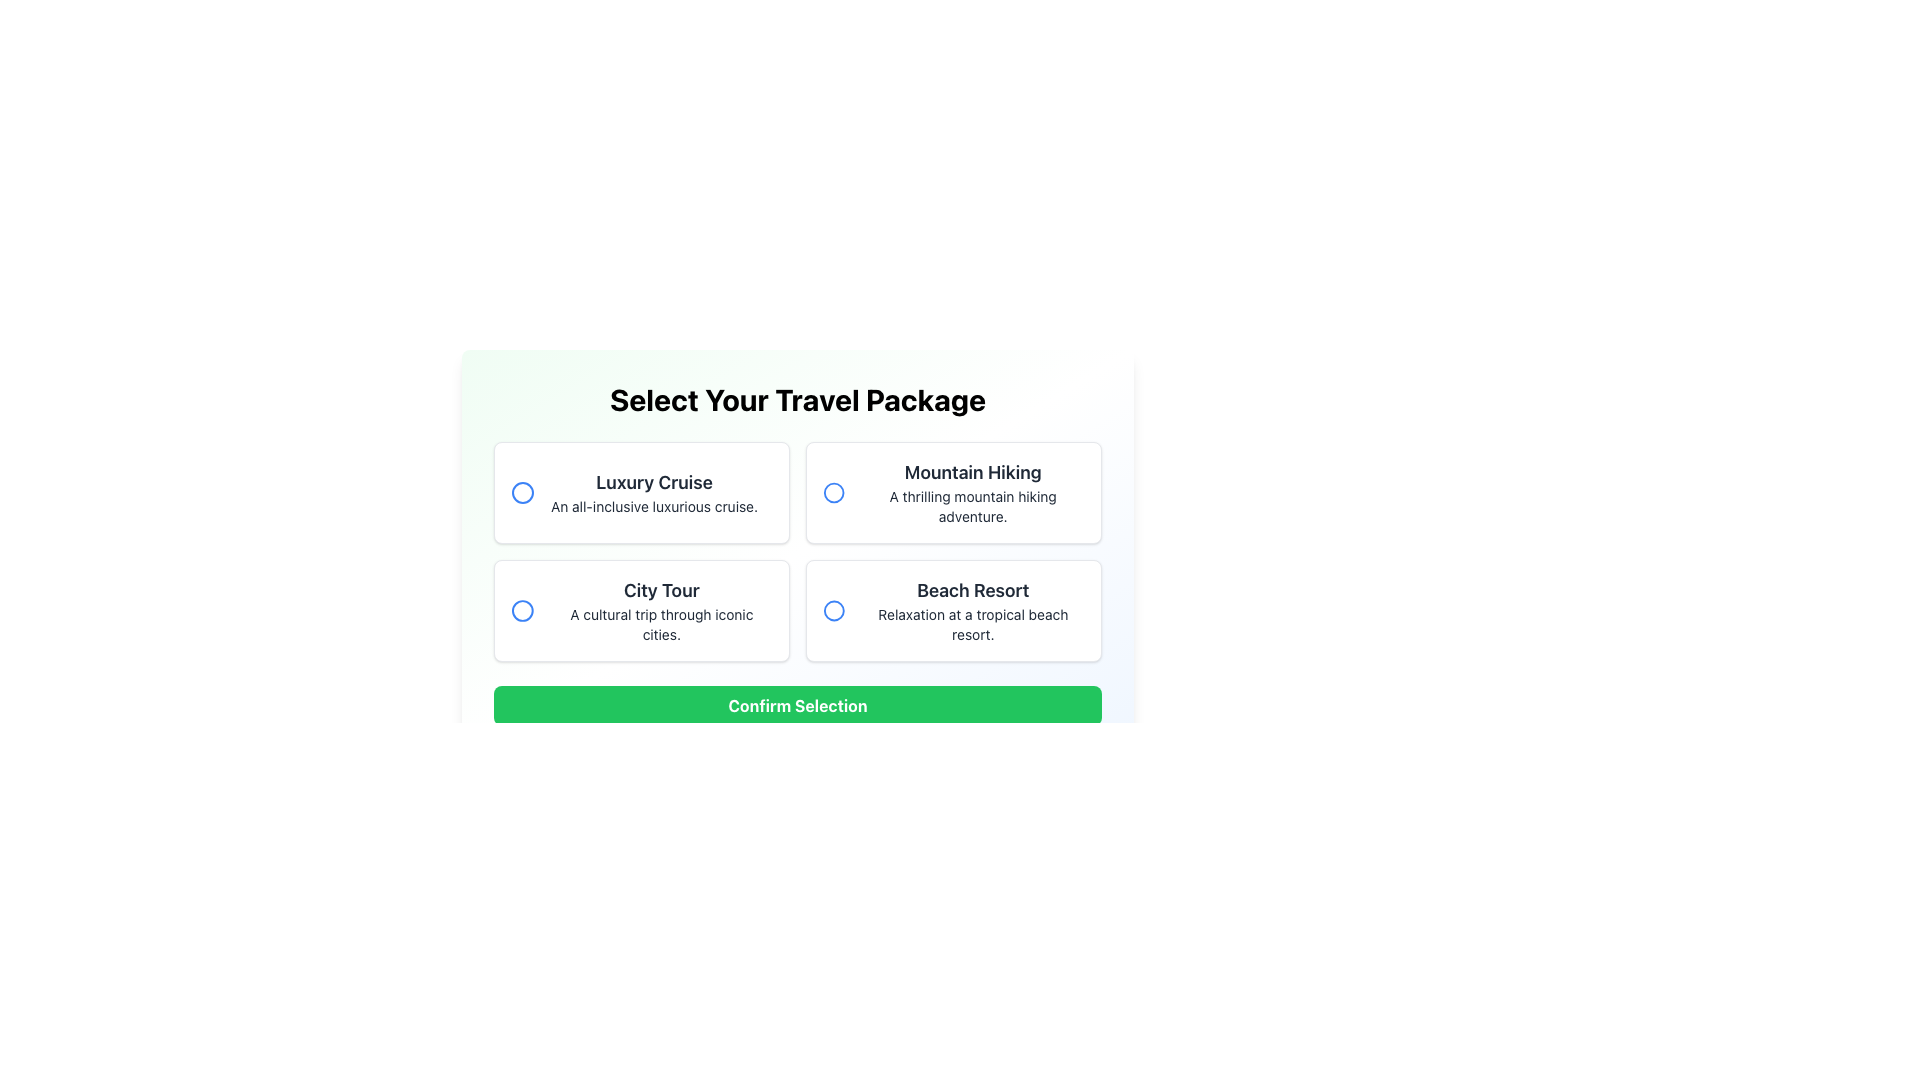 This screenshot has height=1080, width=1920. I want to click on the circular blue outlined Radio Button Indicator located near the 'Mountain Hiking' option, so click(834, 493).